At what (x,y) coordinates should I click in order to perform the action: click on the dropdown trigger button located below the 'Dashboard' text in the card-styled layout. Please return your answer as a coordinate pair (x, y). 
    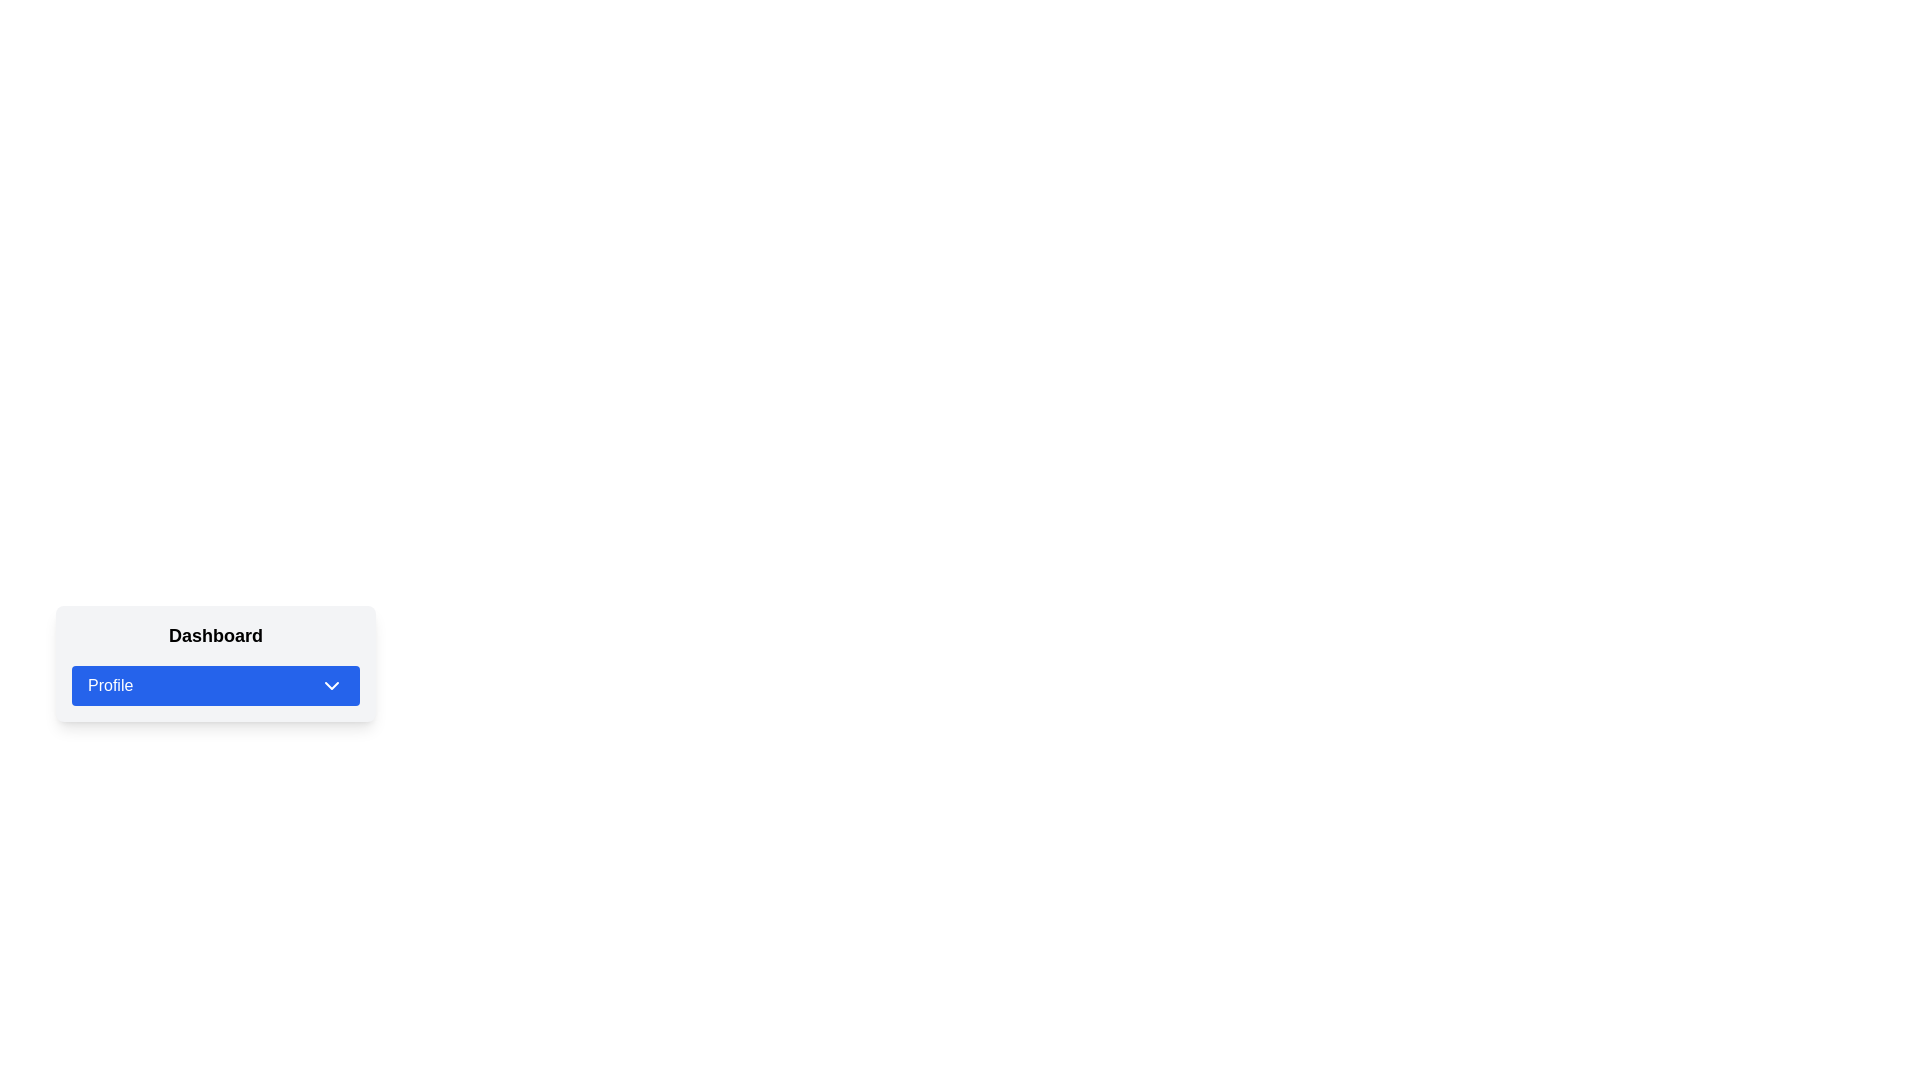
    Looking at the image, I should click on (216, 663).